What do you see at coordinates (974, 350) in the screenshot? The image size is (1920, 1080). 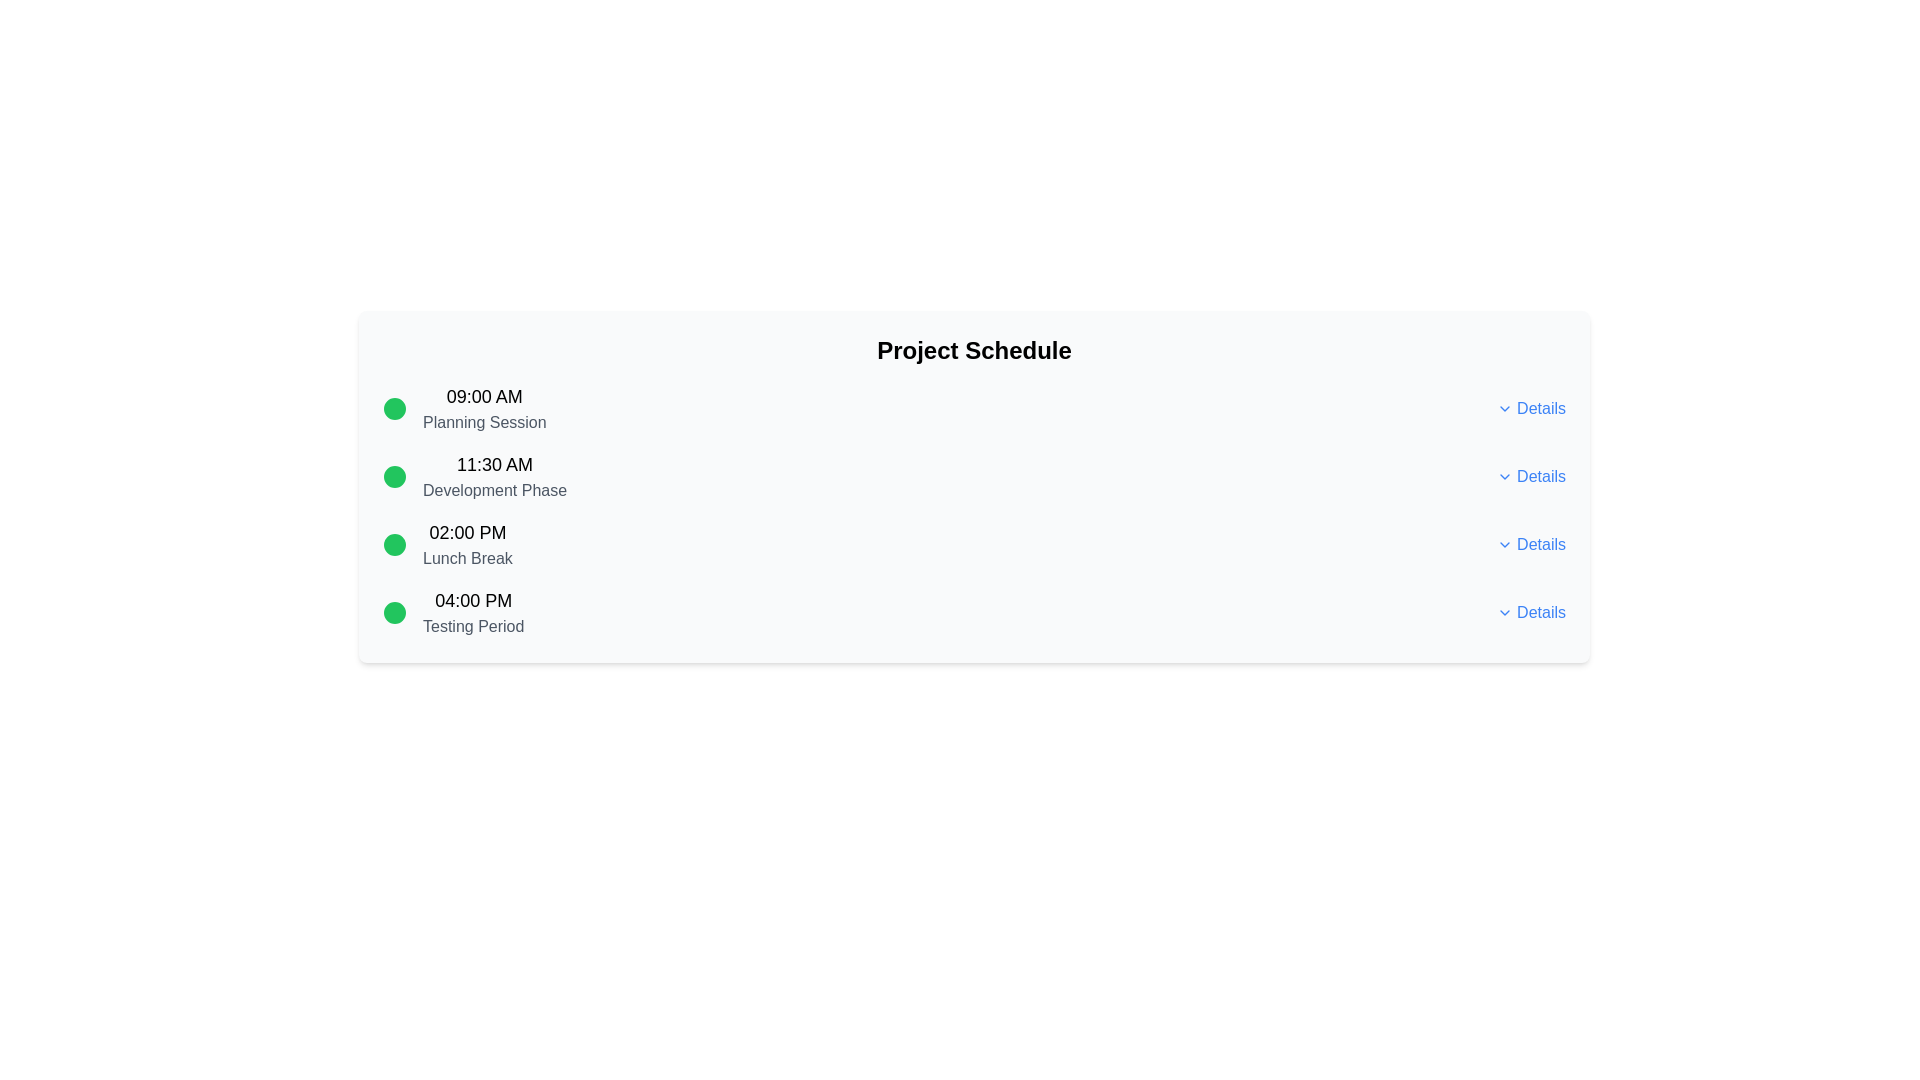 I see `the 'Project Schedule' text label, which is a bold heading centrally aligned at the top of the schedule panel` at bounding box center [974, 350].